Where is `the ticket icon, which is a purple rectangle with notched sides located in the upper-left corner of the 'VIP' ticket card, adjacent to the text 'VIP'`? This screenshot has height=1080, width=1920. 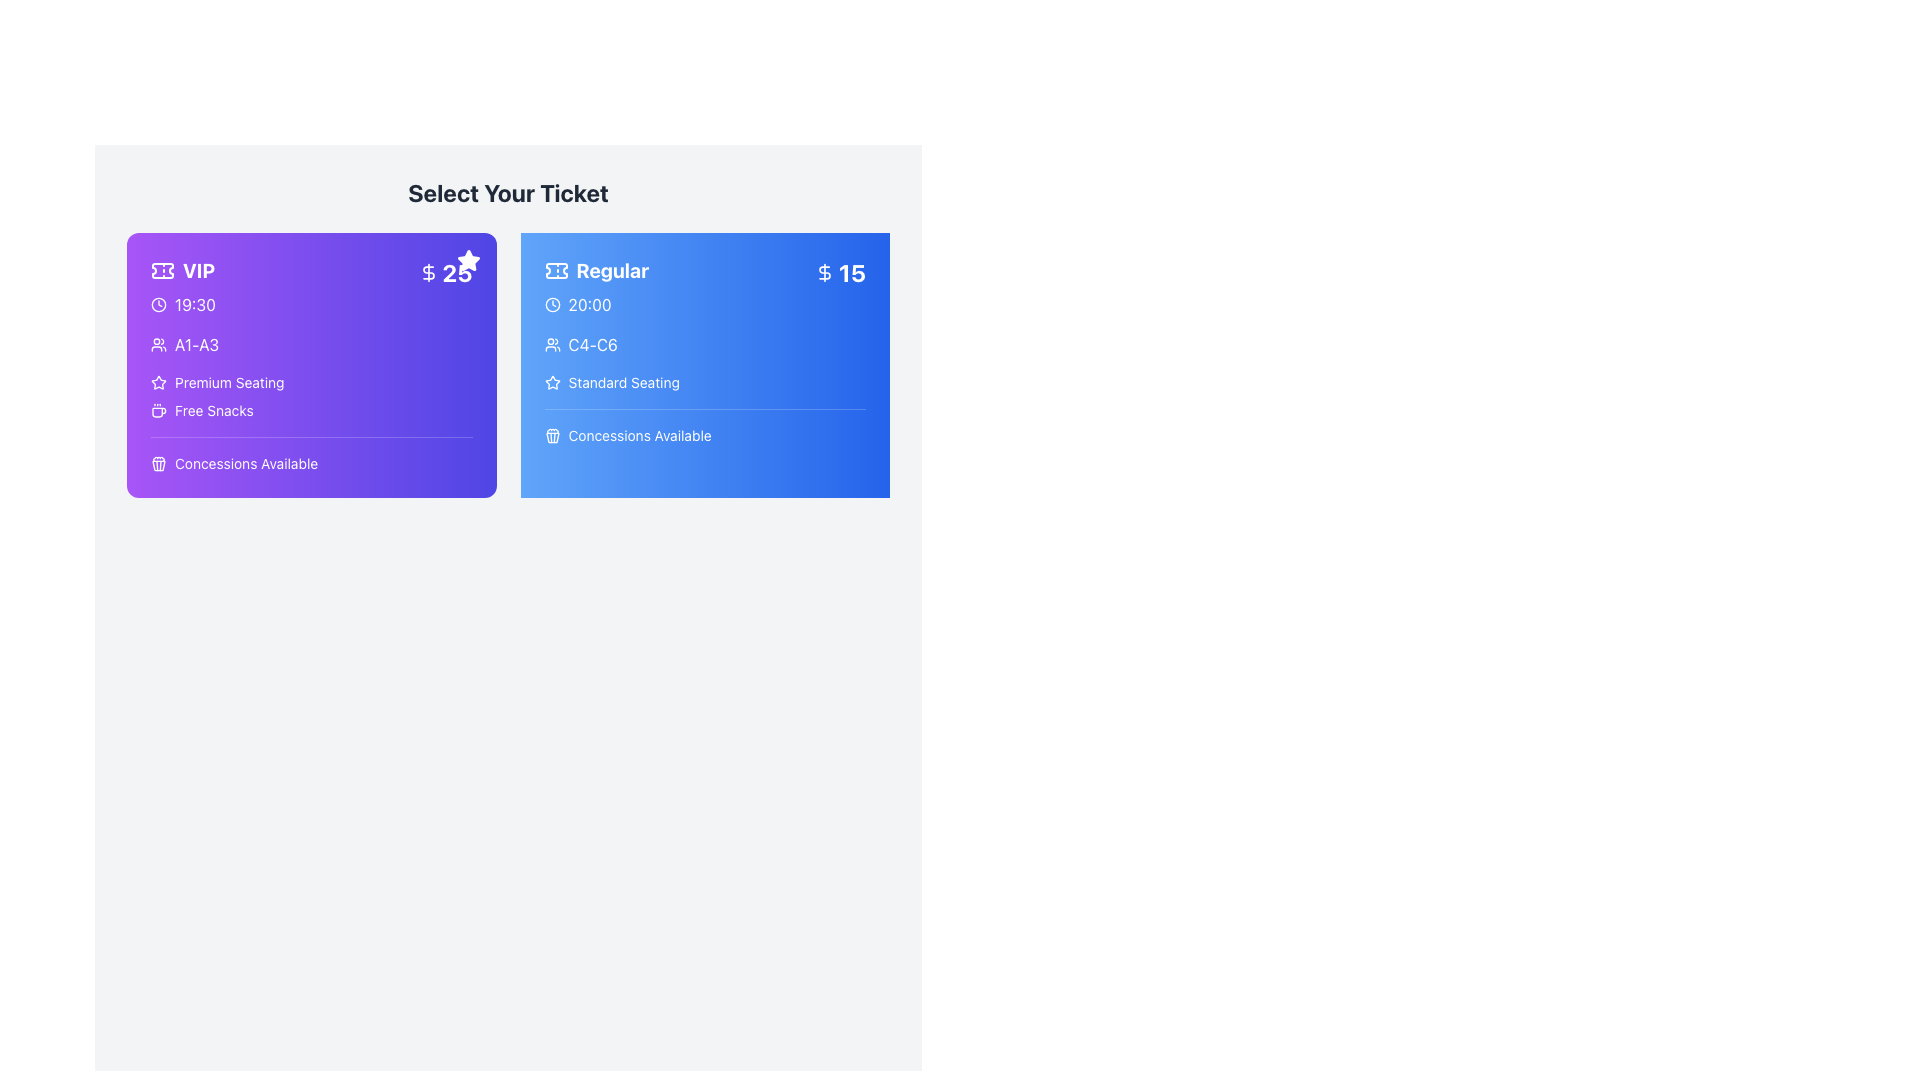 the ticket icon, which is a purple rectangle with notched sides located in the upper-left corner of the 'VIP' ticket card, adjacent to the text 'VIP' is located at coordinates (163, 270).